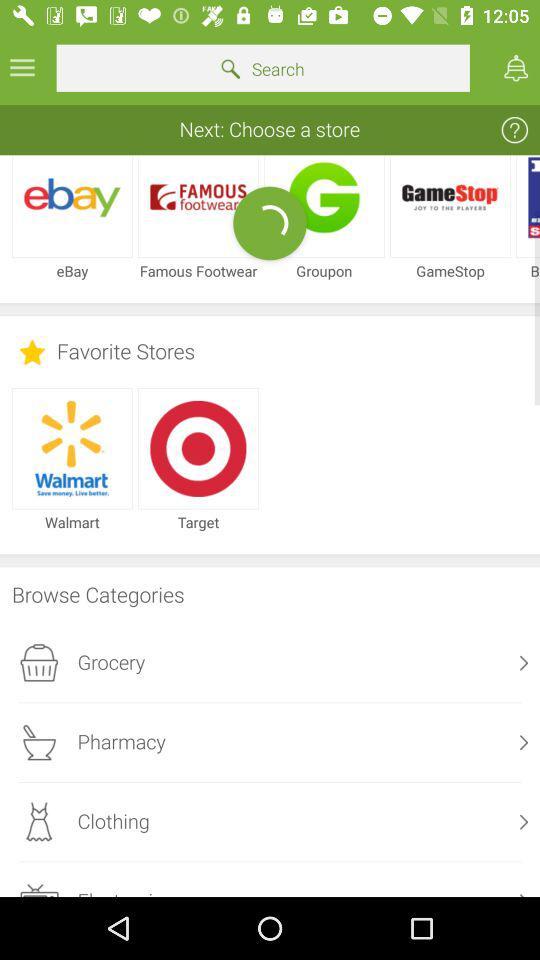 This screenshot has height=960, width=540. What do you see at coordinates (39, 663) in the screenshot?
I see `the icon which is left side of the grocery` at bounding box center [39, 663].